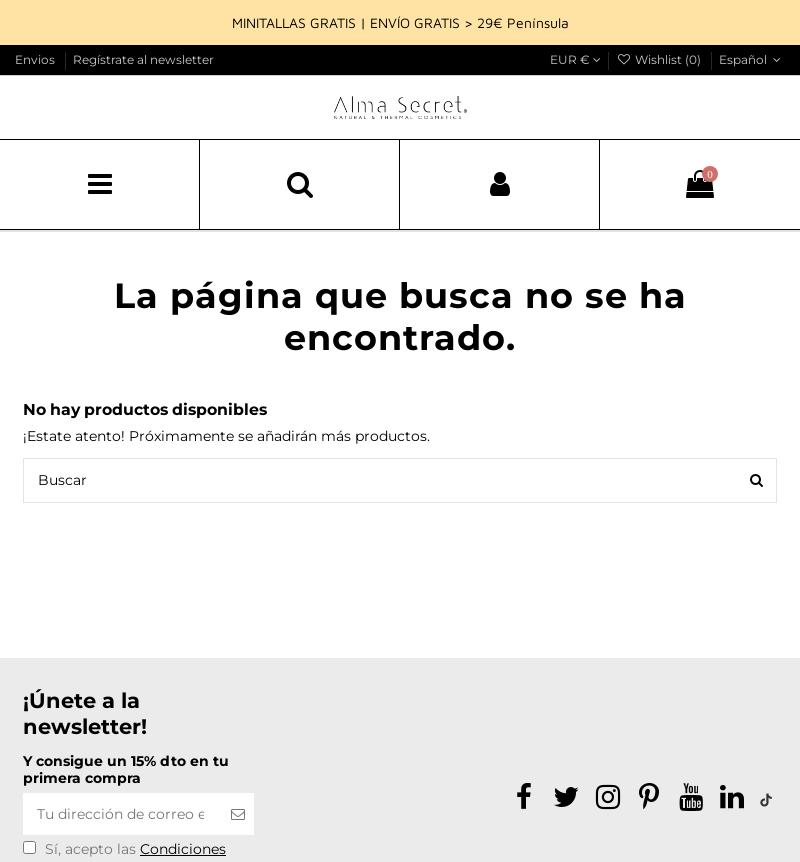 This screenshot has width=800, height=862. I want to click on 'Estado de la tramitación: Concedida', so click(541, 48).